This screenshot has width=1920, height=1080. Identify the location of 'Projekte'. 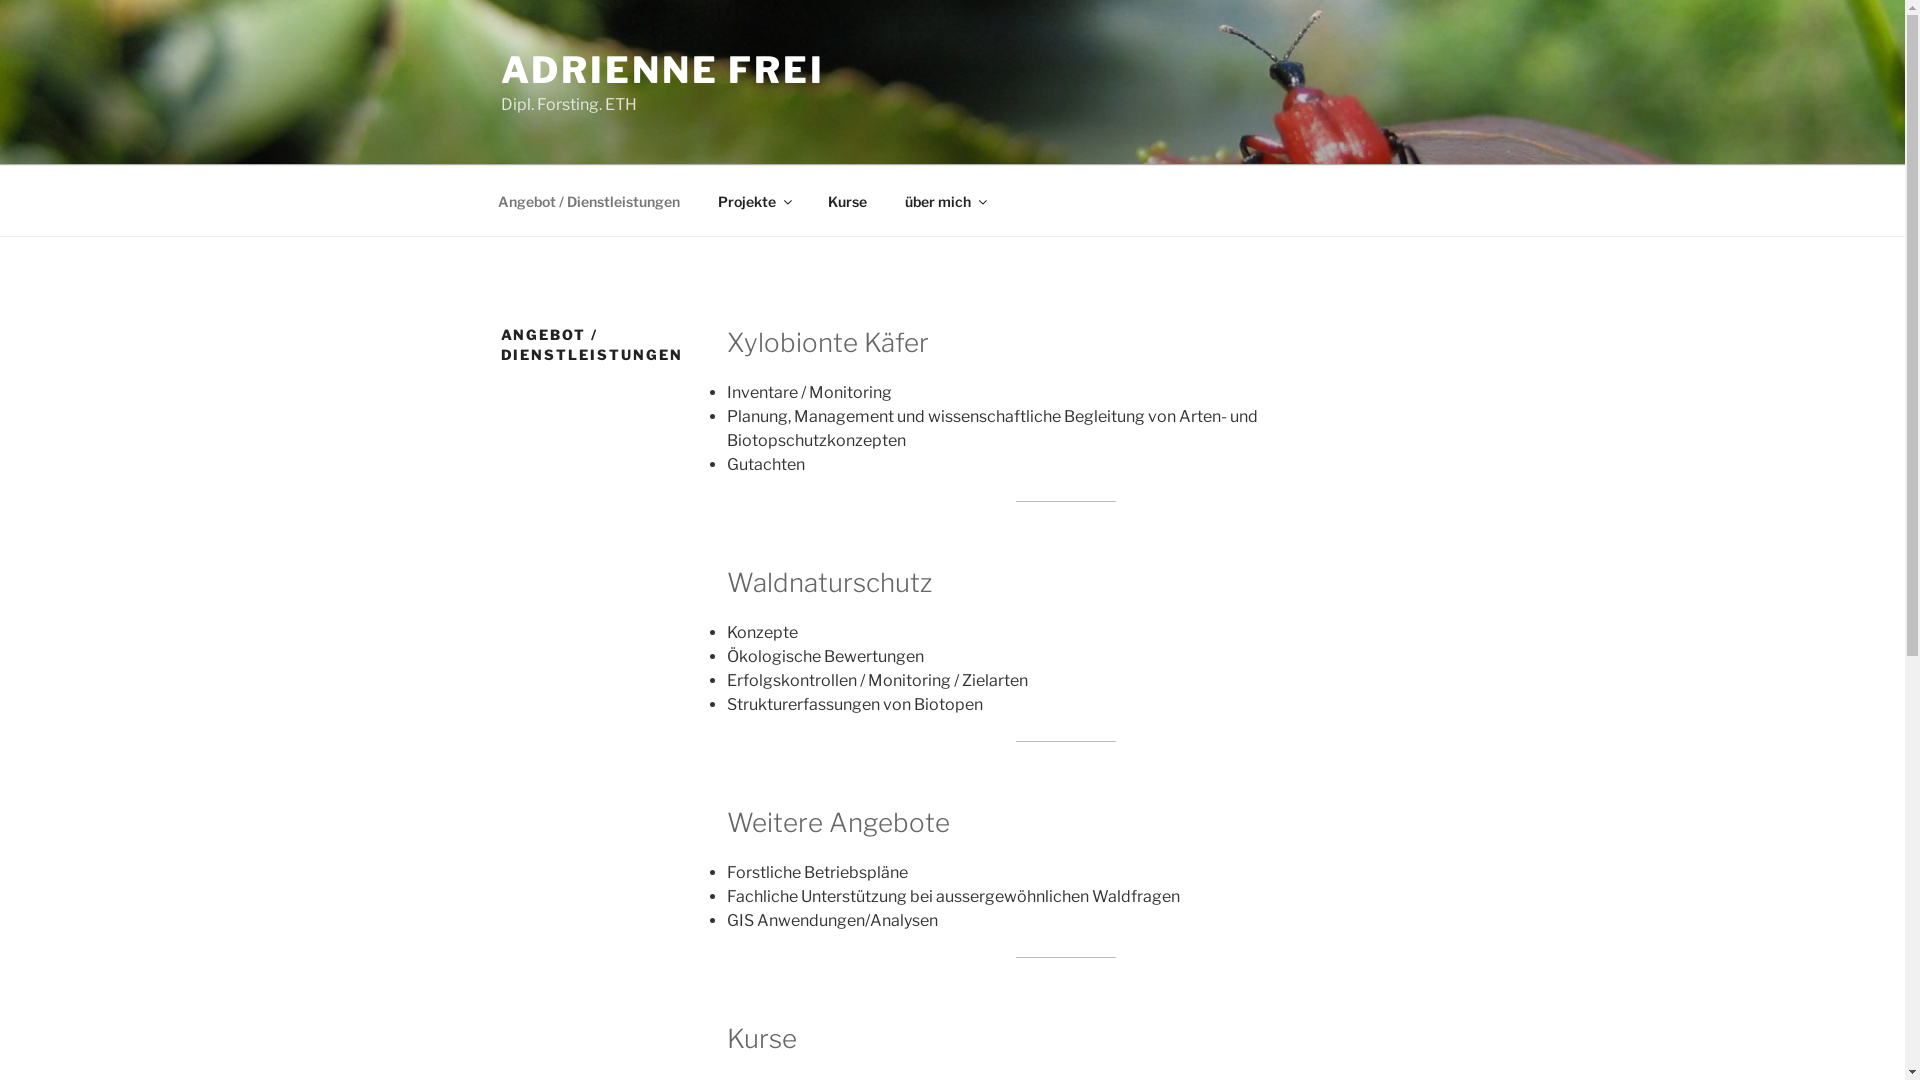
(752, 200).